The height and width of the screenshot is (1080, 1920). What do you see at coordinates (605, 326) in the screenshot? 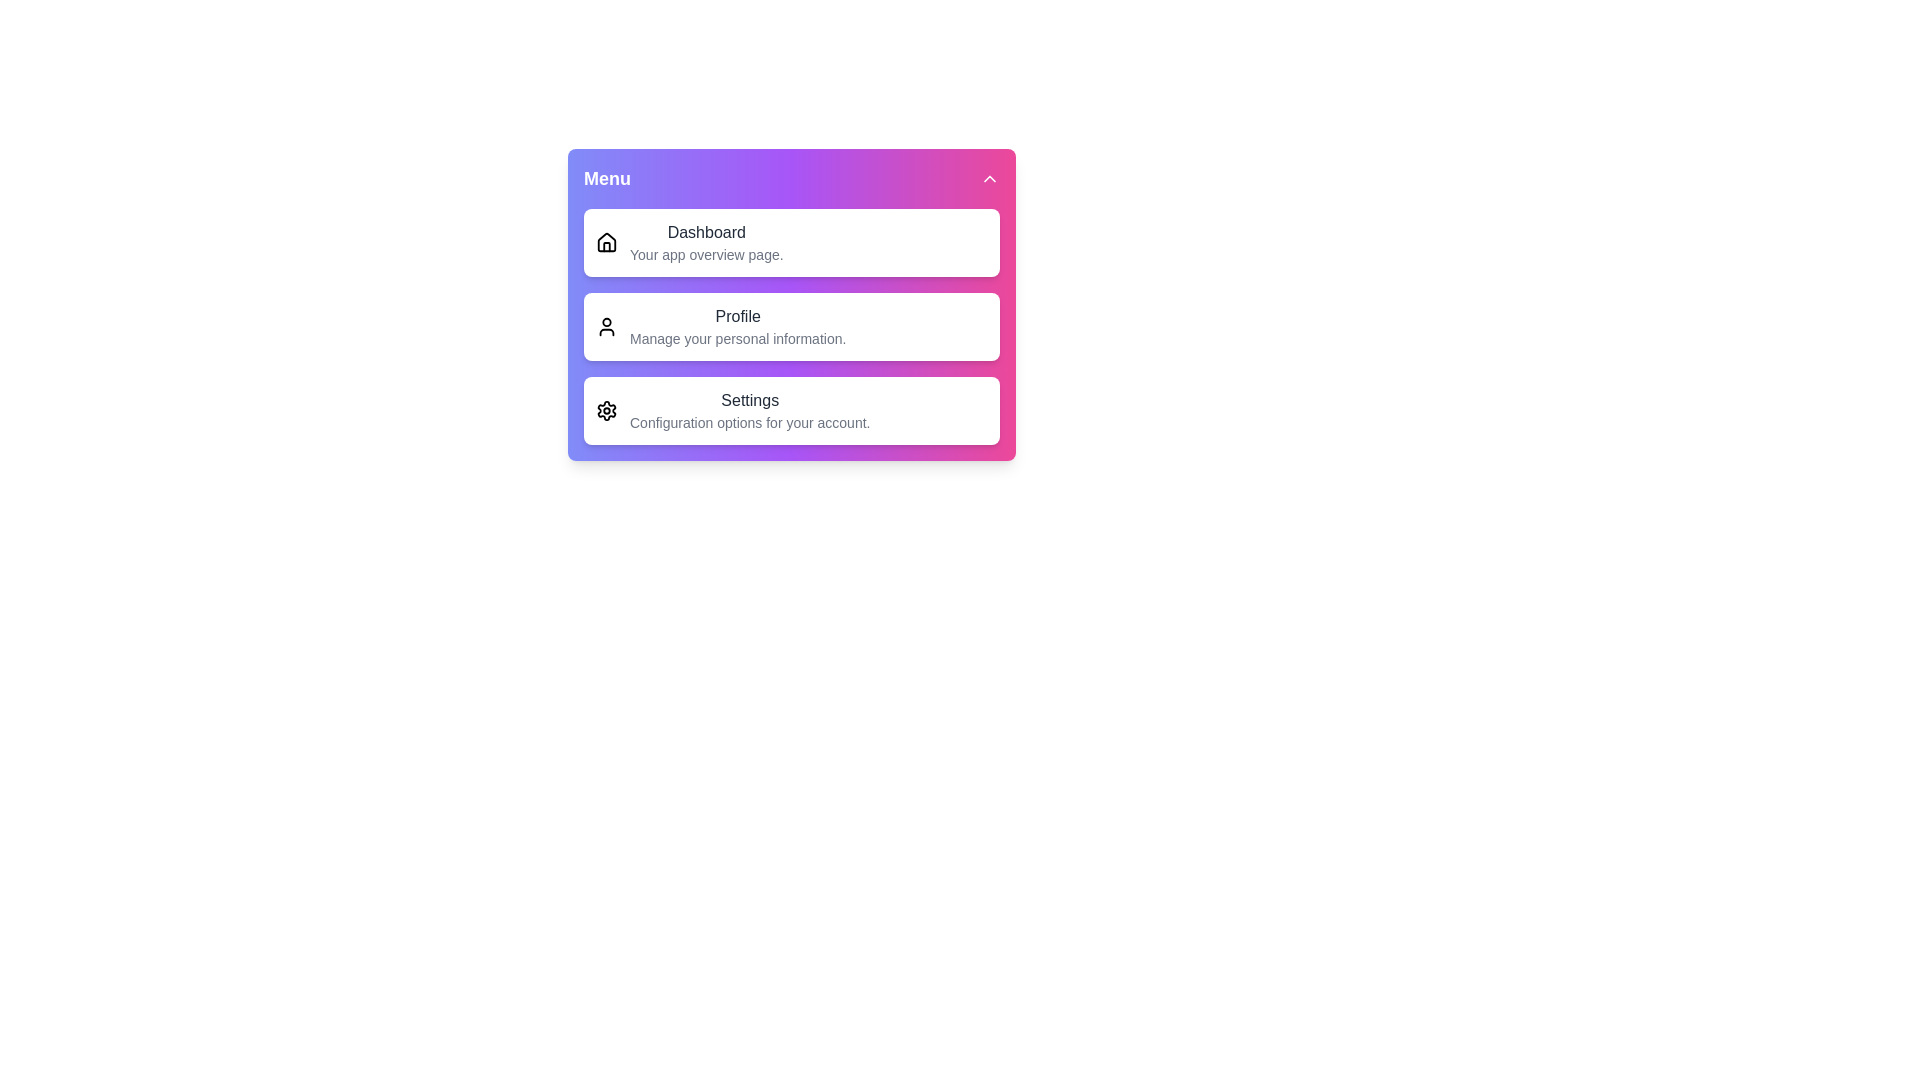
I see `the icon of the Profile menu item` at bounding box center [605, 326].